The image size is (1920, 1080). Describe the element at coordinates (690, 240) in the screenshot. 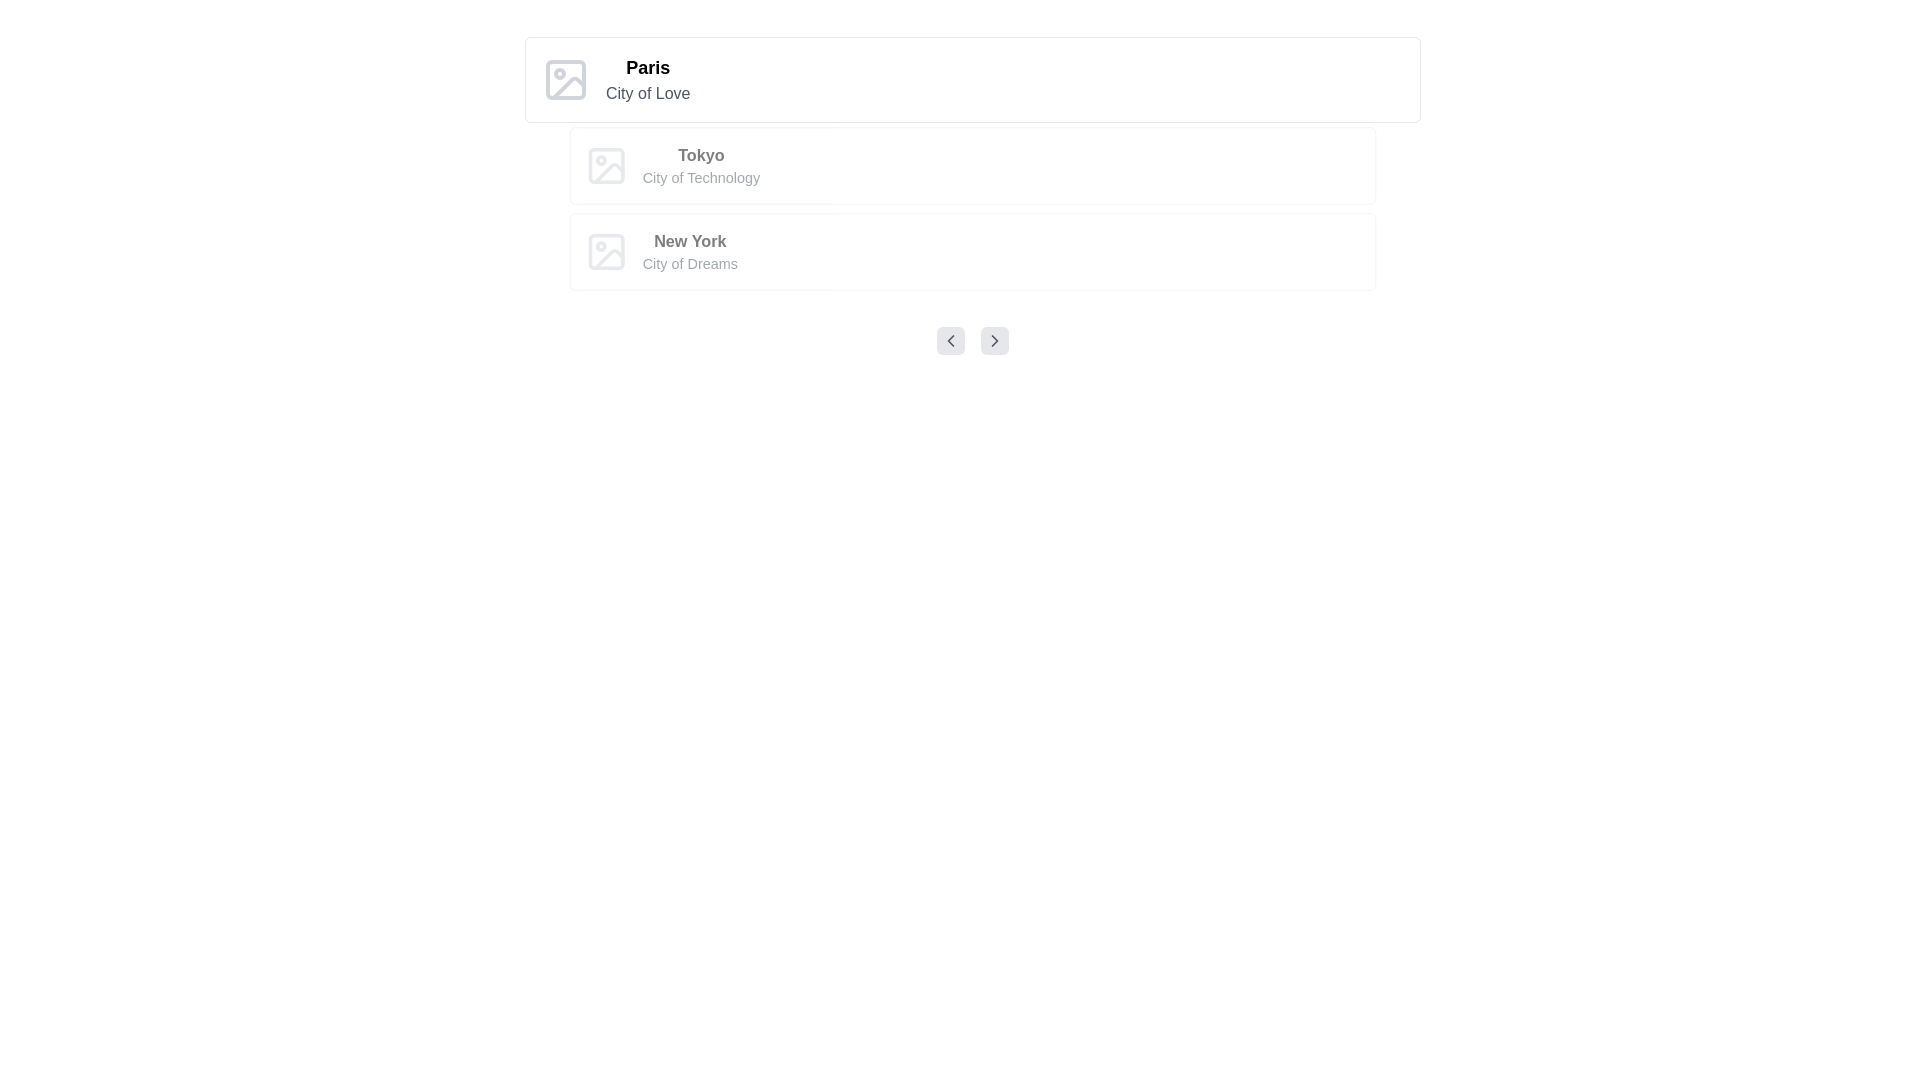

I see `the text label titled 'City of Dreams', which is the third entry in a vertical list of titles including 'Paris' and 'Tokyo'` at that location.